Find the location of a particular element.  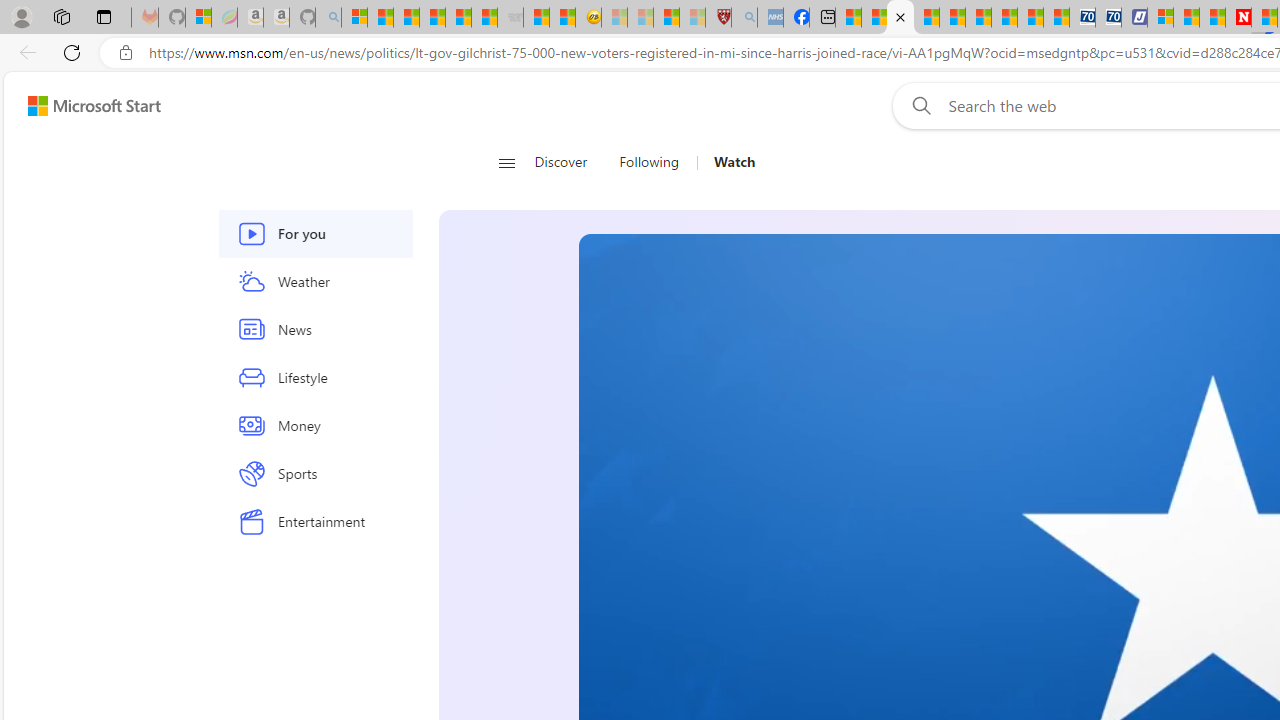

'Newsweek - News, Analysis, Politics, Business, Technology' is located at coordinates (1237, 17).